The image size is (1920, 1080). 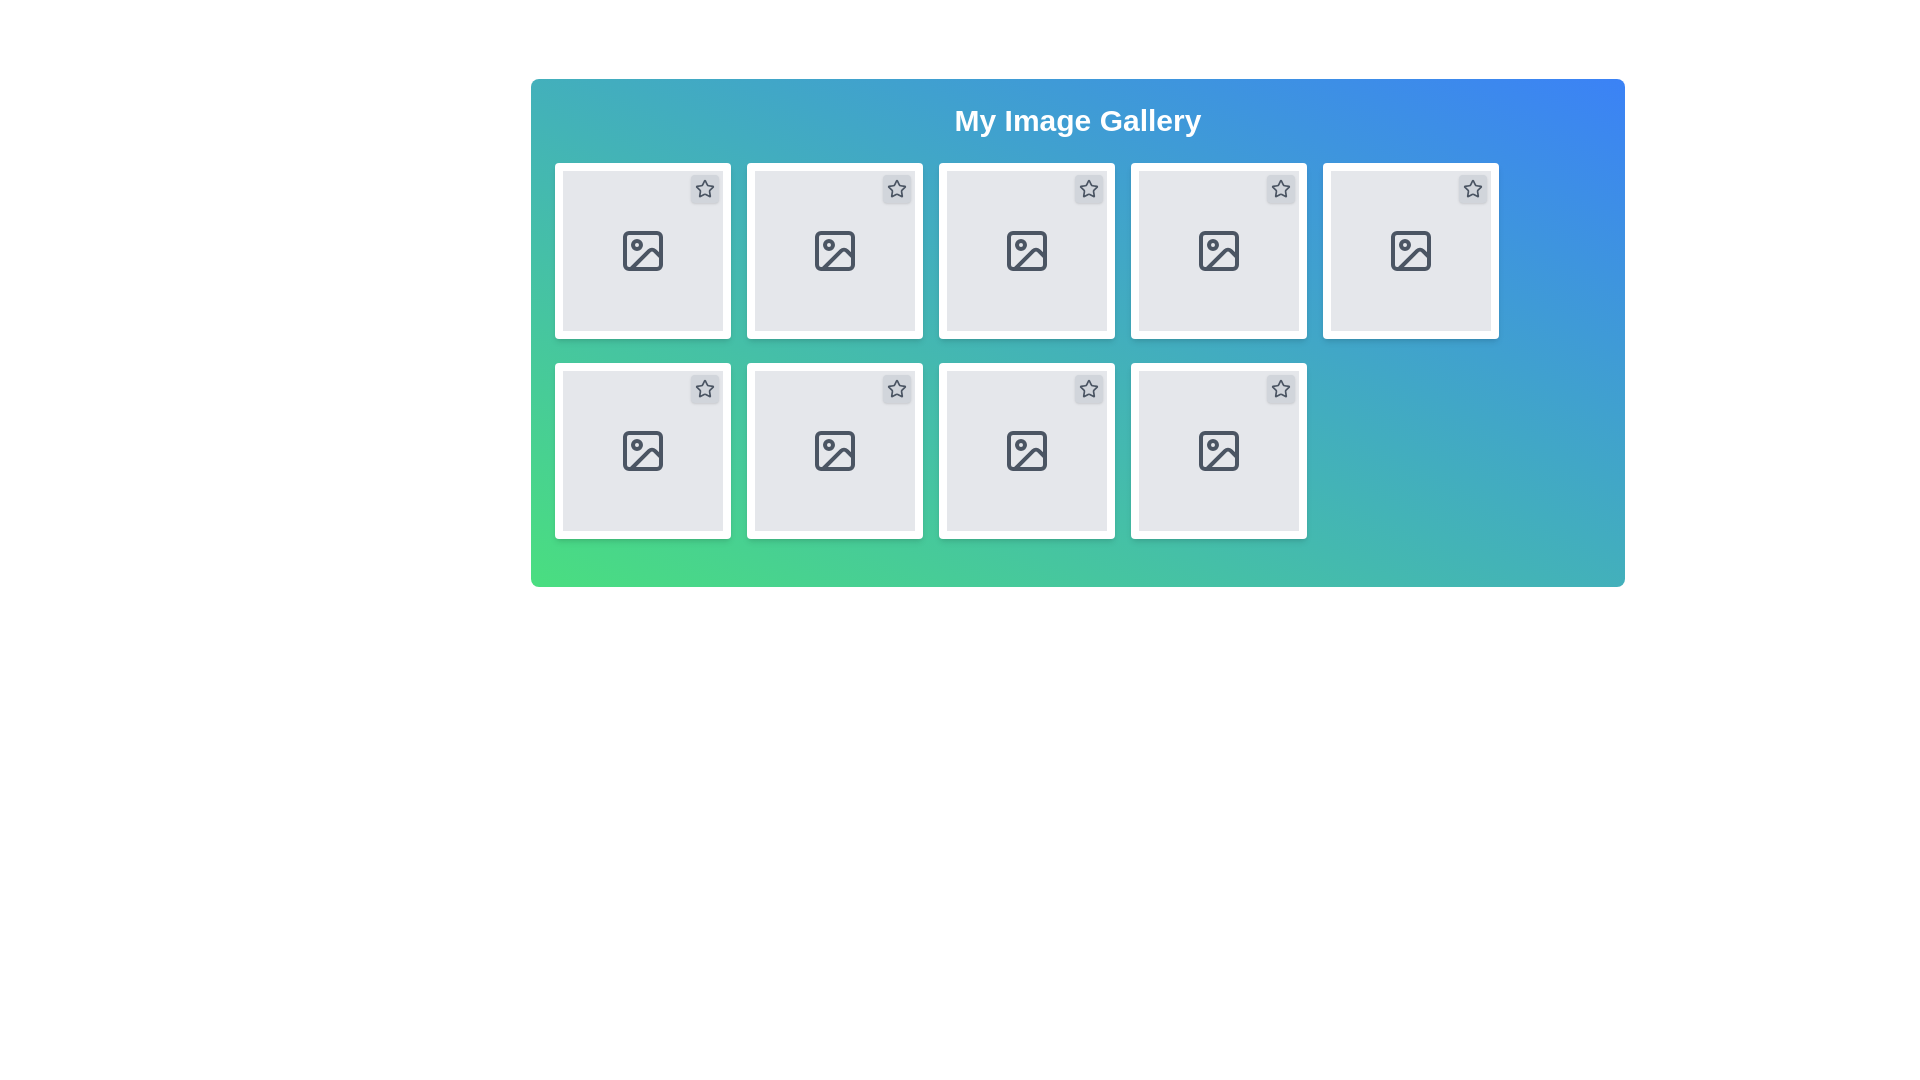 What do you see at coordinates (1281, 189) in the screenshot?
I see `the star-shaped icon in the top-right corner of the last card in the first row of the image gallery` at bounding box center [1281, 189].